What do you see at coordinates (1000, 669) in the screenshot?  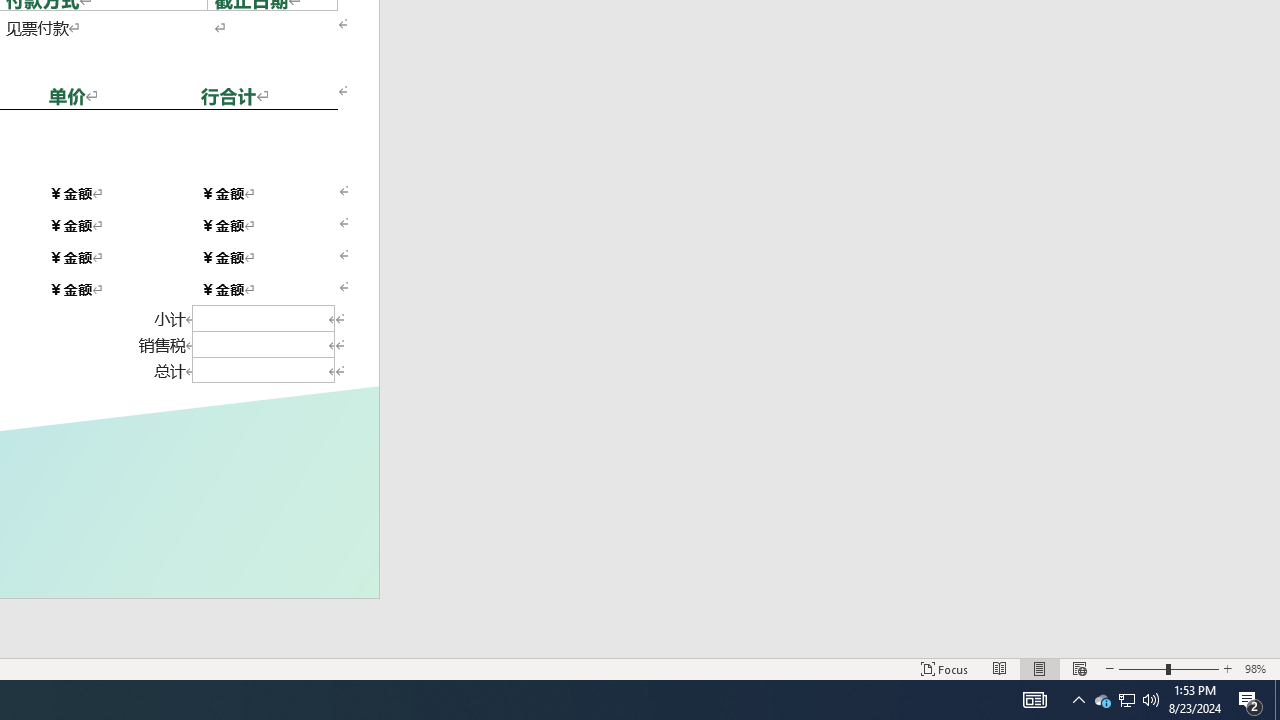 I see `'Read Mode'` at bounding box center [1000, 669].